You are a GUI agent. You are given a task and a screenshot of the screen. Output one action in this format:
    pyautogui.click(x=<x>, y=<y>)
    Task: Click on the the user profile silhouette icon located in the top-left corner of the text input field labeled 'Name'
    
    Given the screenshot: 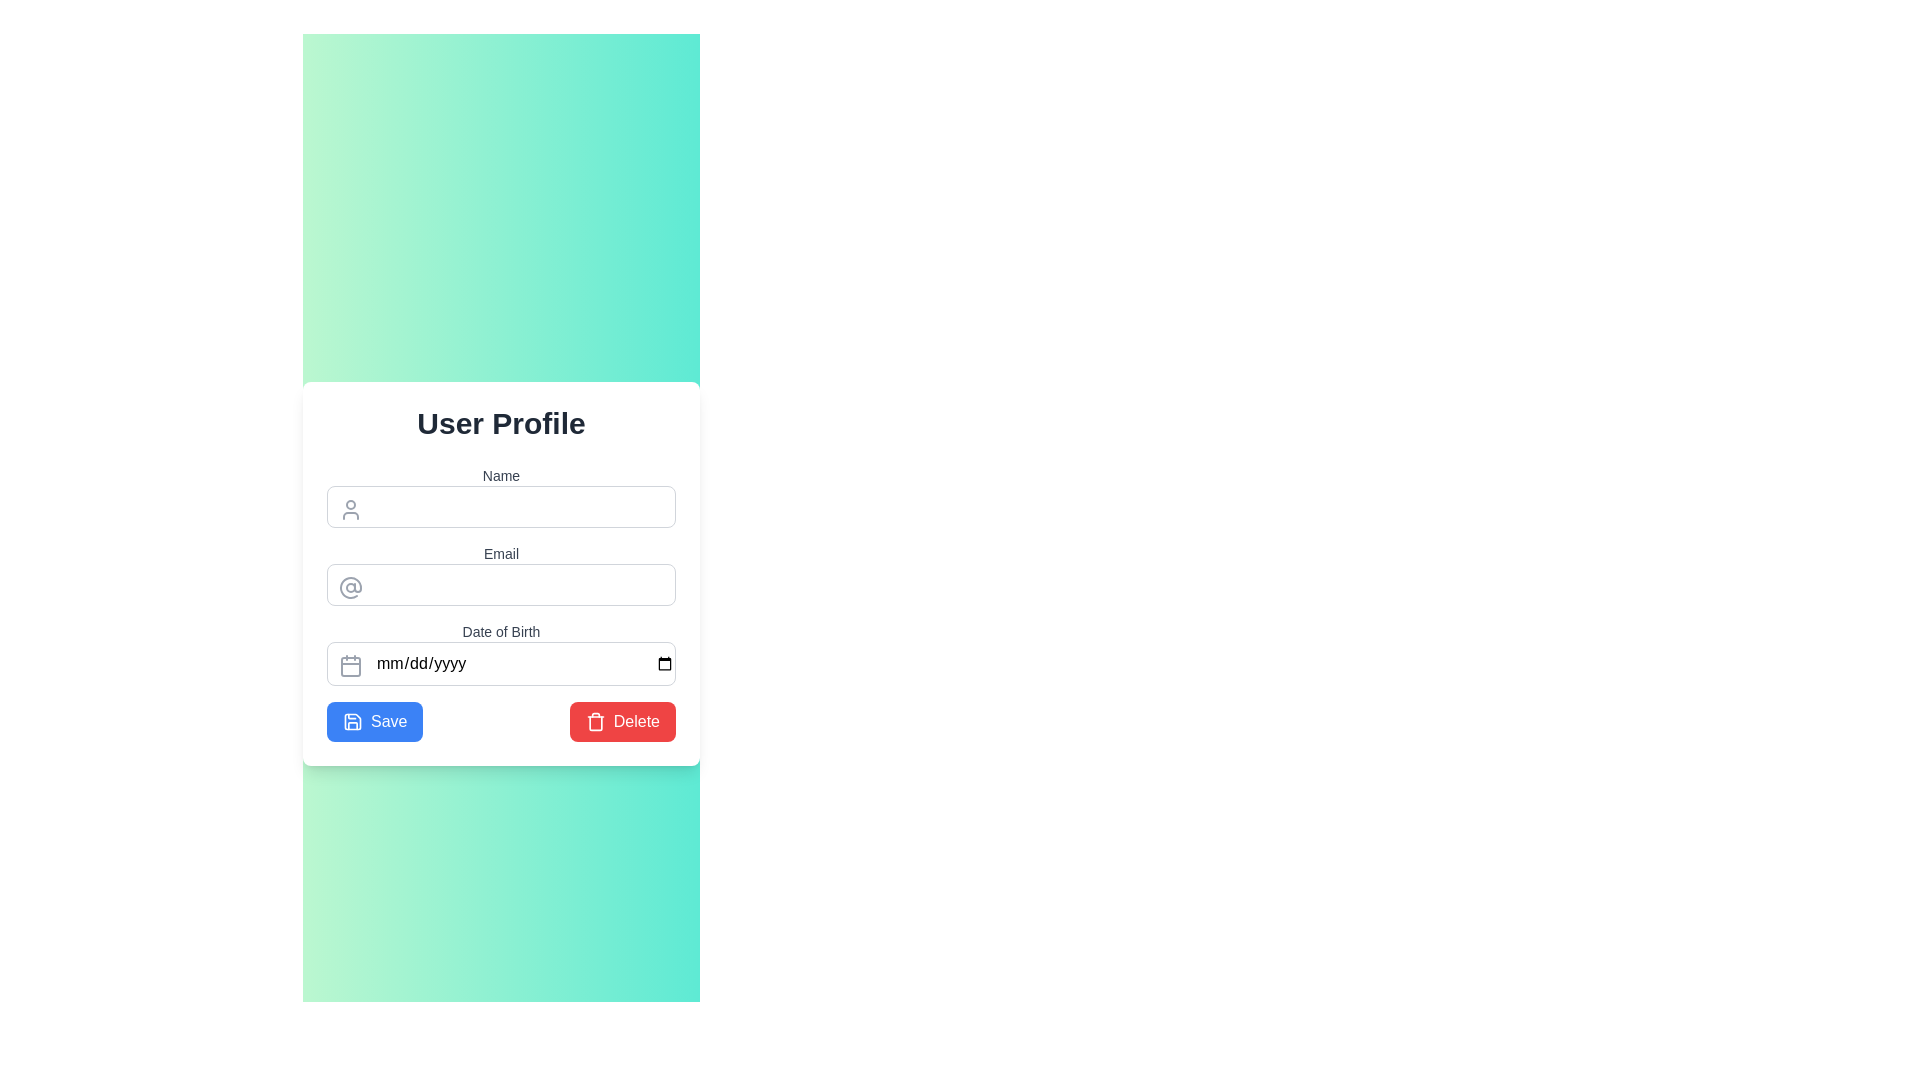 What is the action you would take?
    pyautogui.click(x=350, y=508)
    